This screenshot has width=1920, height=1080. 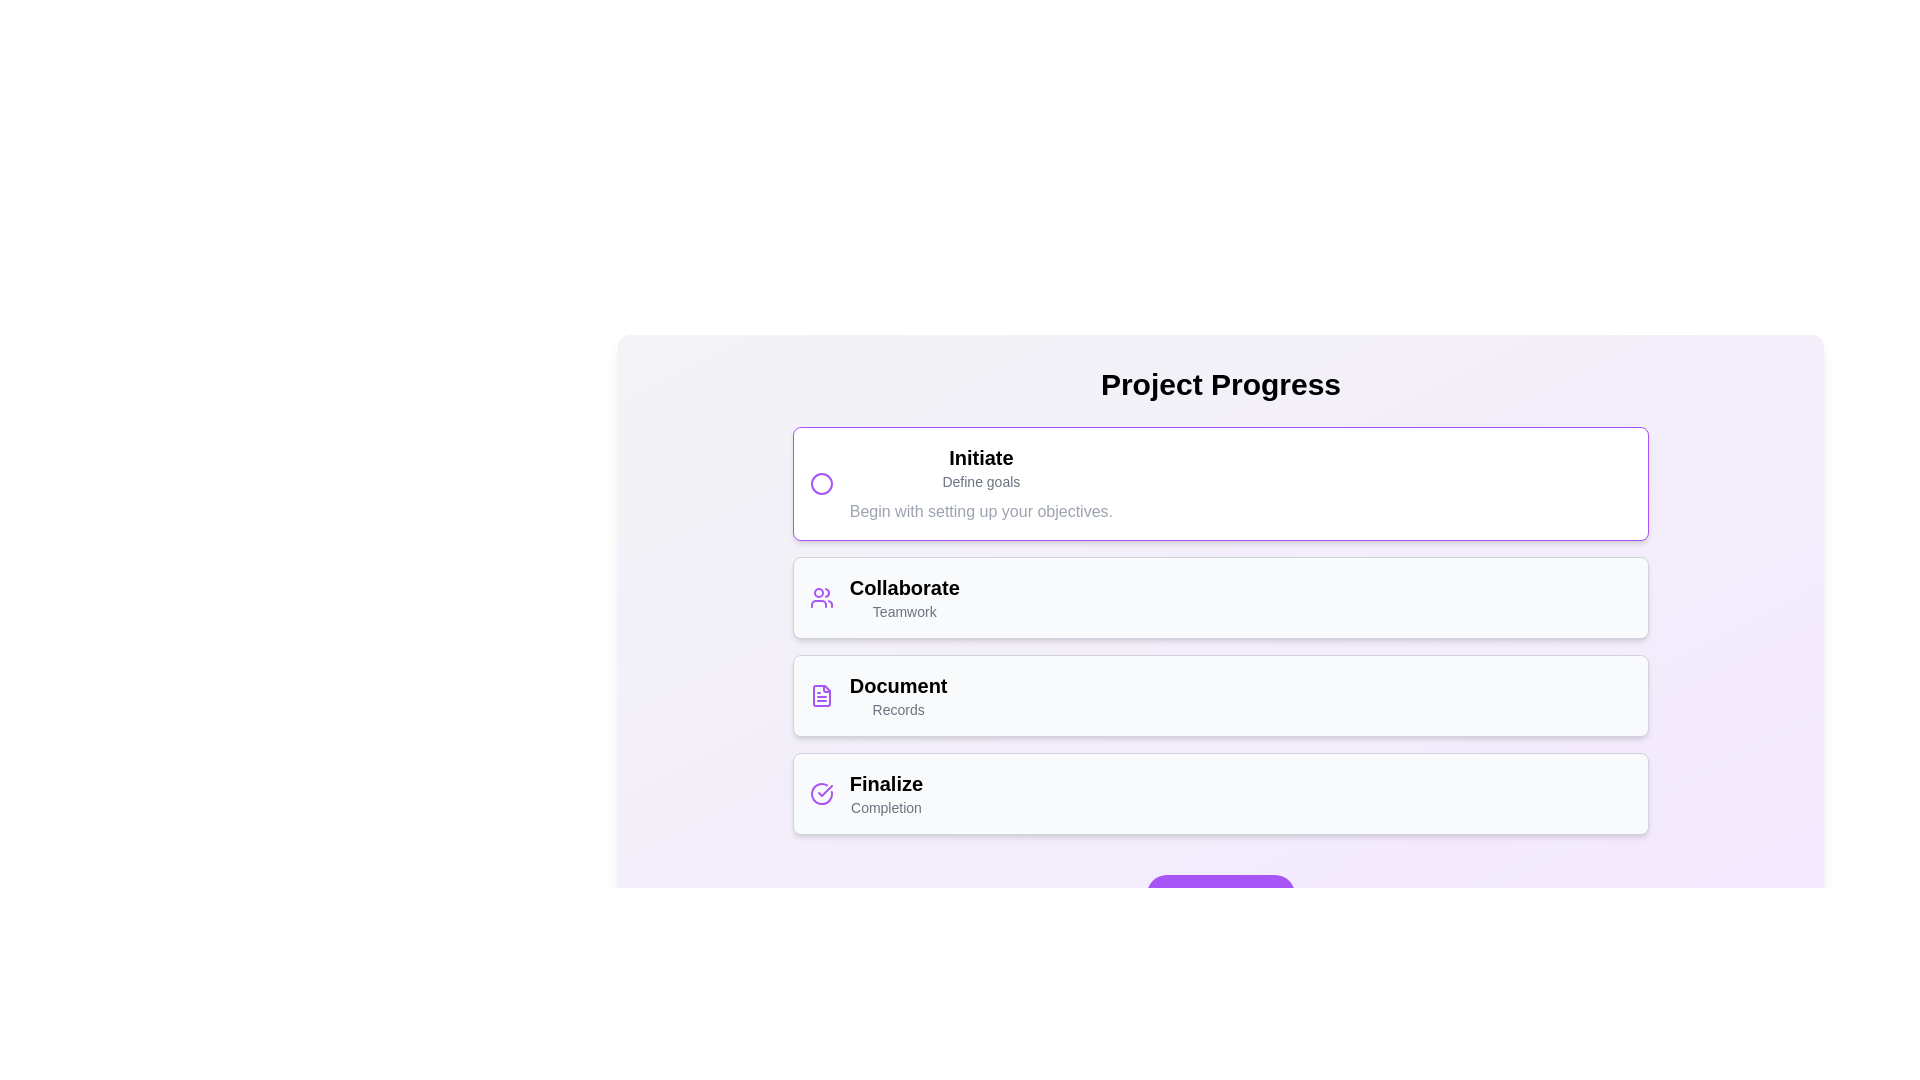 I want to click on the Text Content Block containing the title 'Initiate', which displays further information, so click(x=981, y=483).